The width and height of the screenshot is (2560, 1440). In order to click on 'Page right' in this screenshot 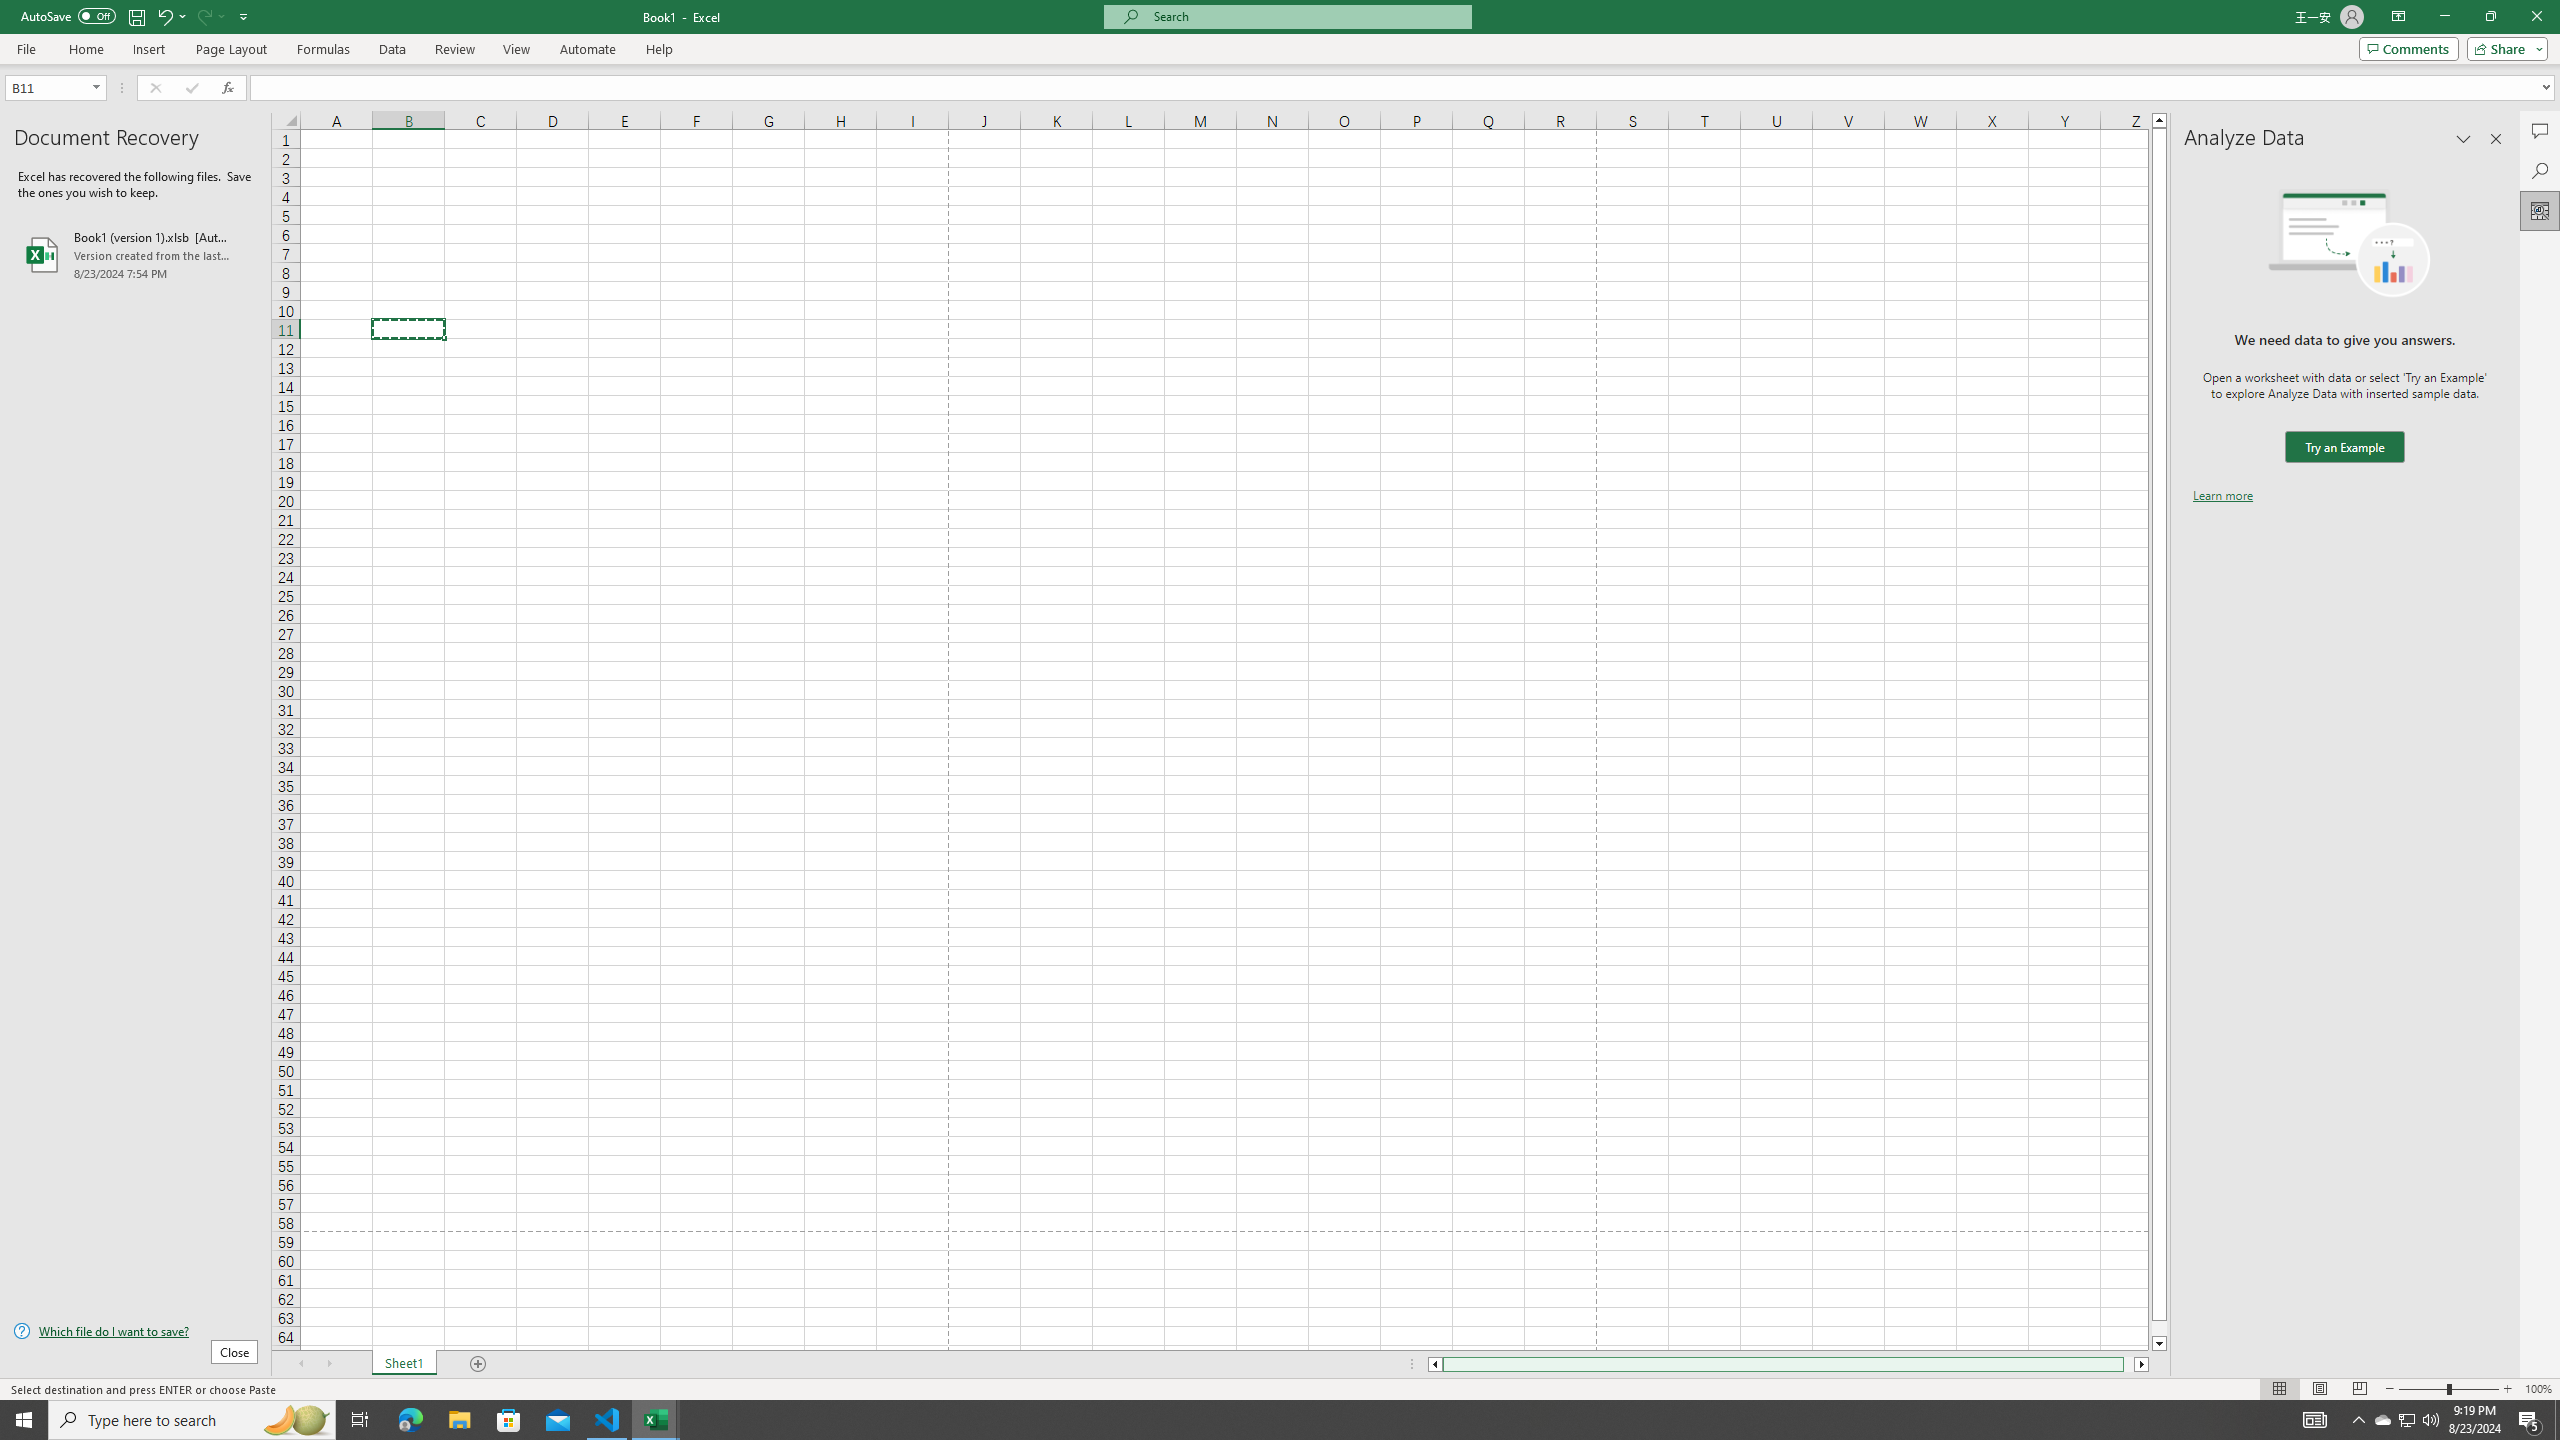, I will do `click(2128, 1363)`.